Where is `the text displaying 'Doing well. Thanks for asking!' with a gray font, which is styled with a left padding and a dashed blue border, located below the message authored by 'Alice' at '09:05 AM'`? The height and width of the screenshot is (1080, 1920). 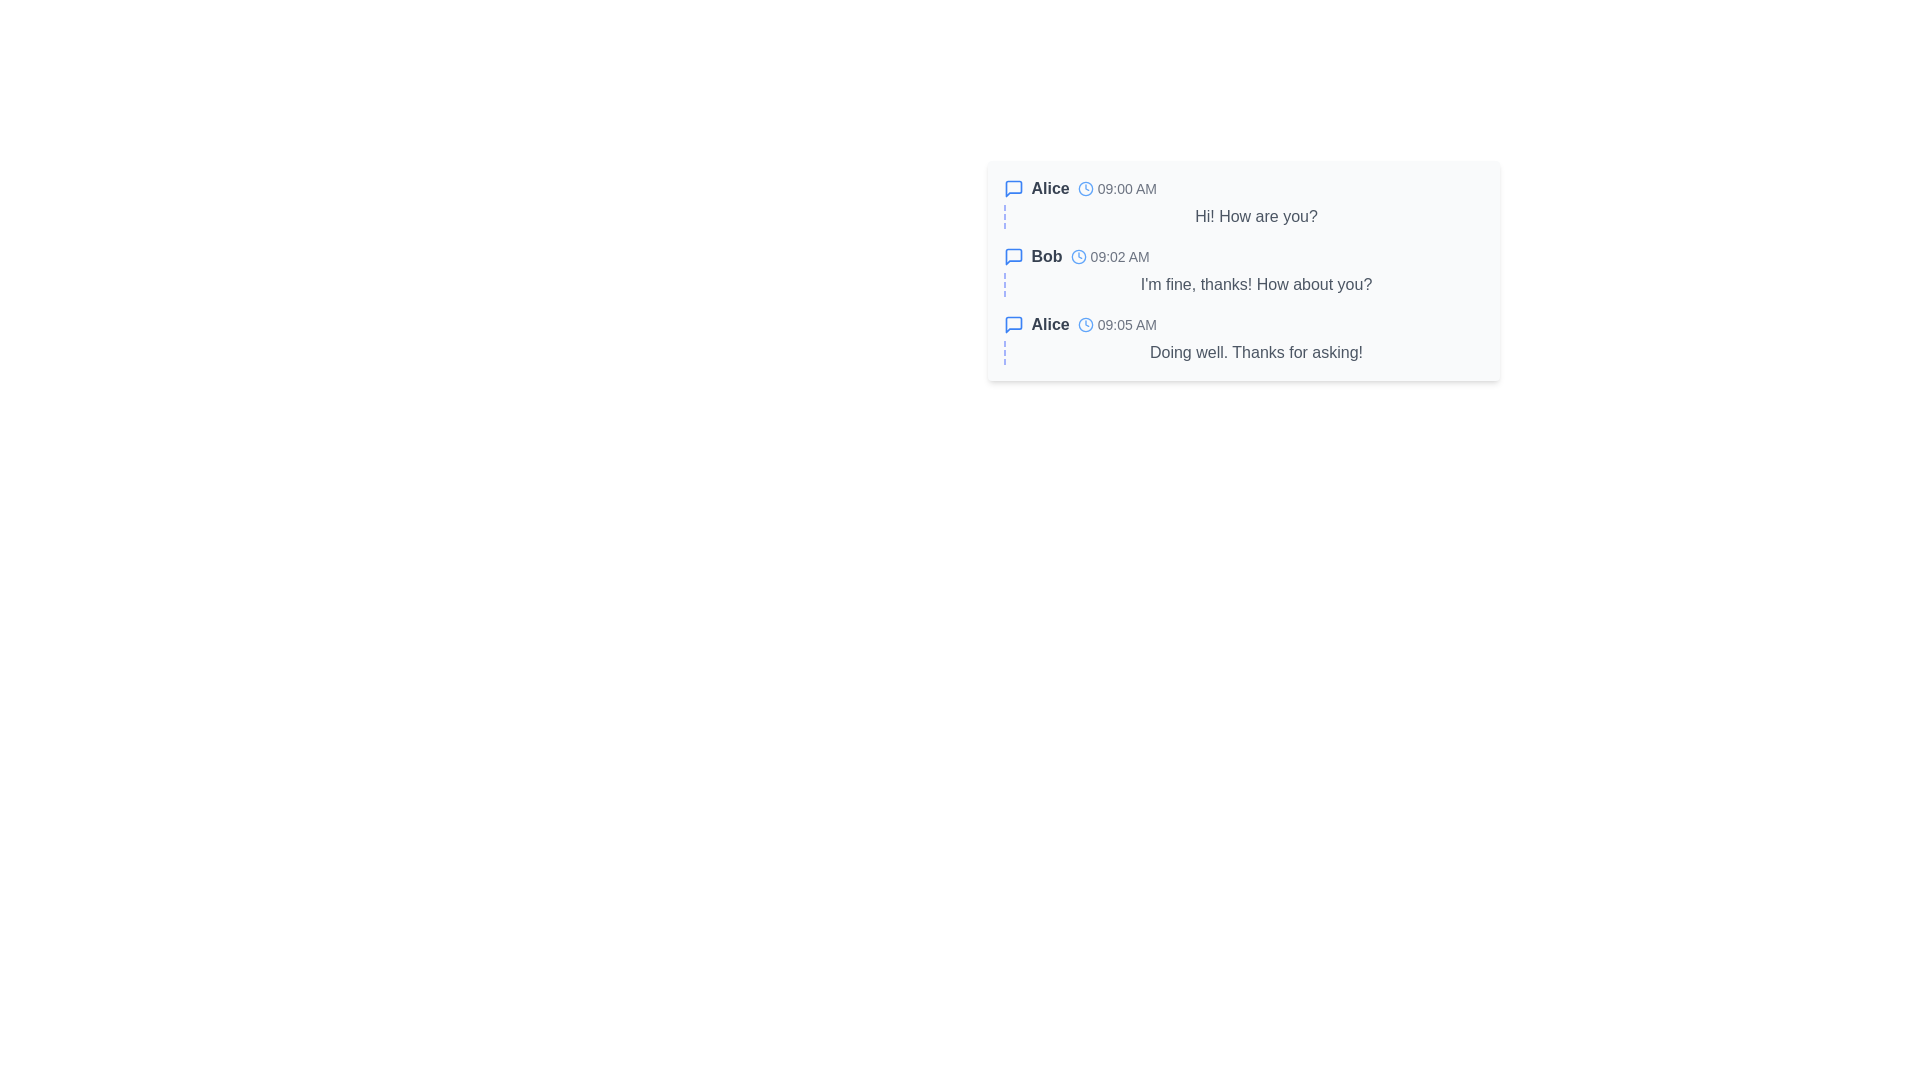
the text displaying 'Doing well. Thanks for asking!' with a gray font, which is styled with a left padding and a dashed blue border, located below the message authored by 'Alice' at '09:05 AM' is located at coordinates (1242, 352).